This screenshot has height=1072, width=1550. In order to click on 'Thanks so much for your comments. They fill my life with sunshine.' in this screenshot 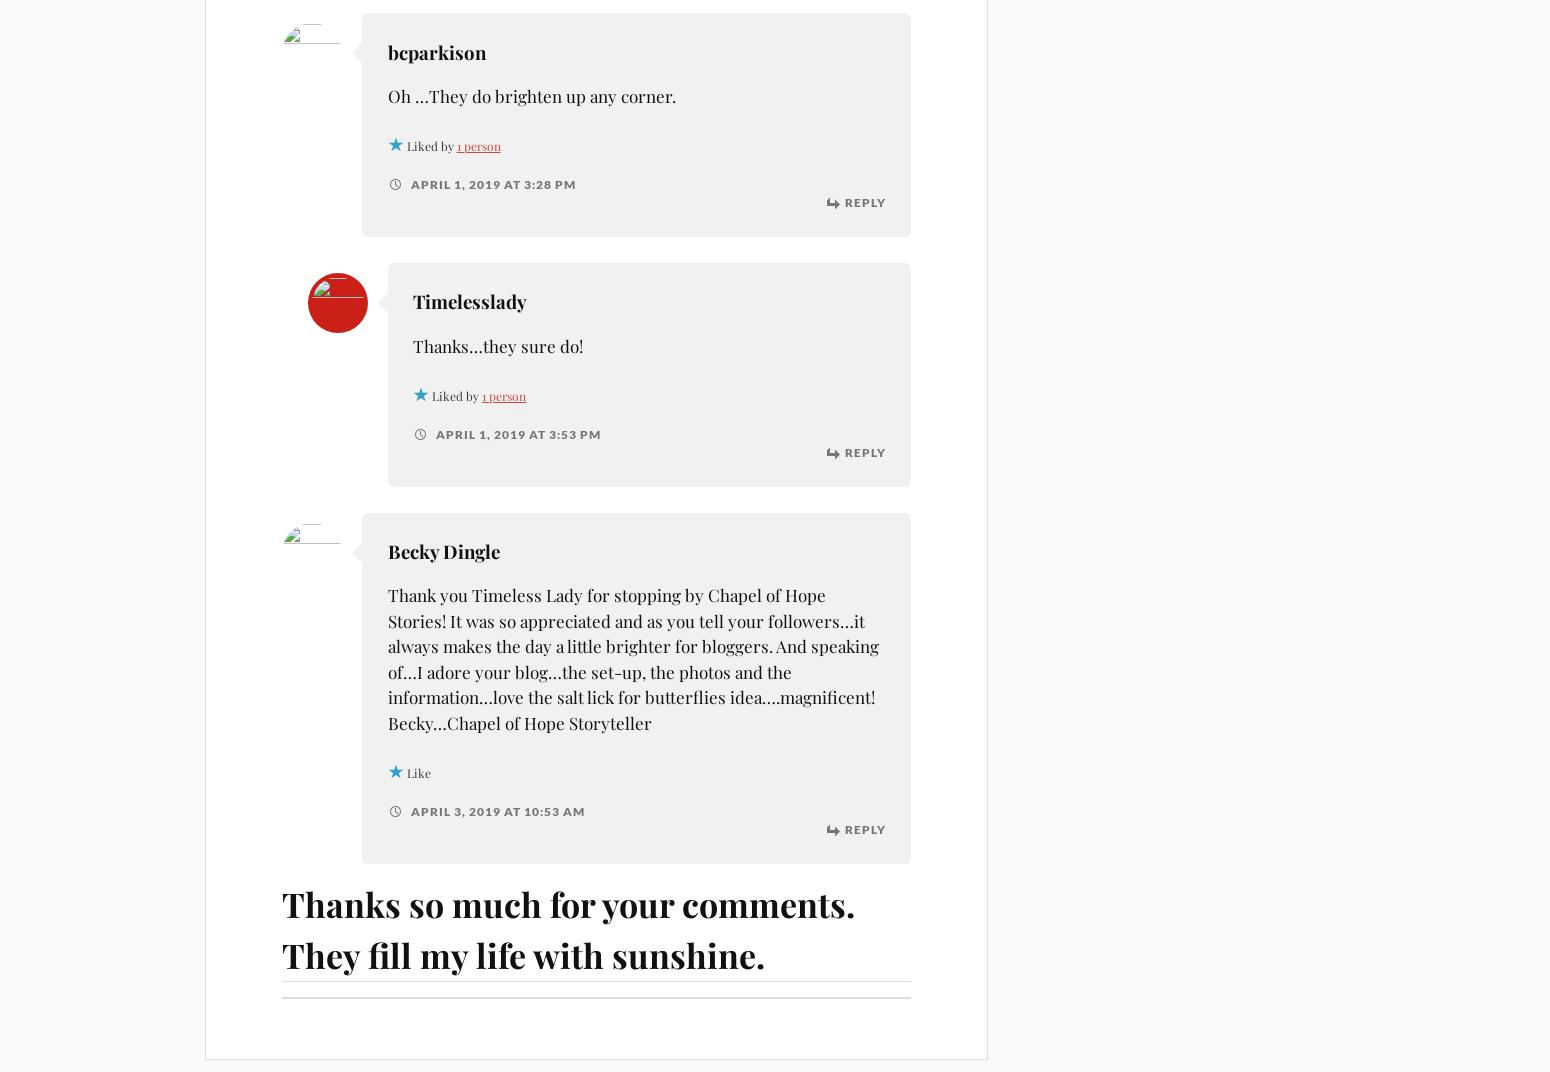, I will do `click(568, 929)`.